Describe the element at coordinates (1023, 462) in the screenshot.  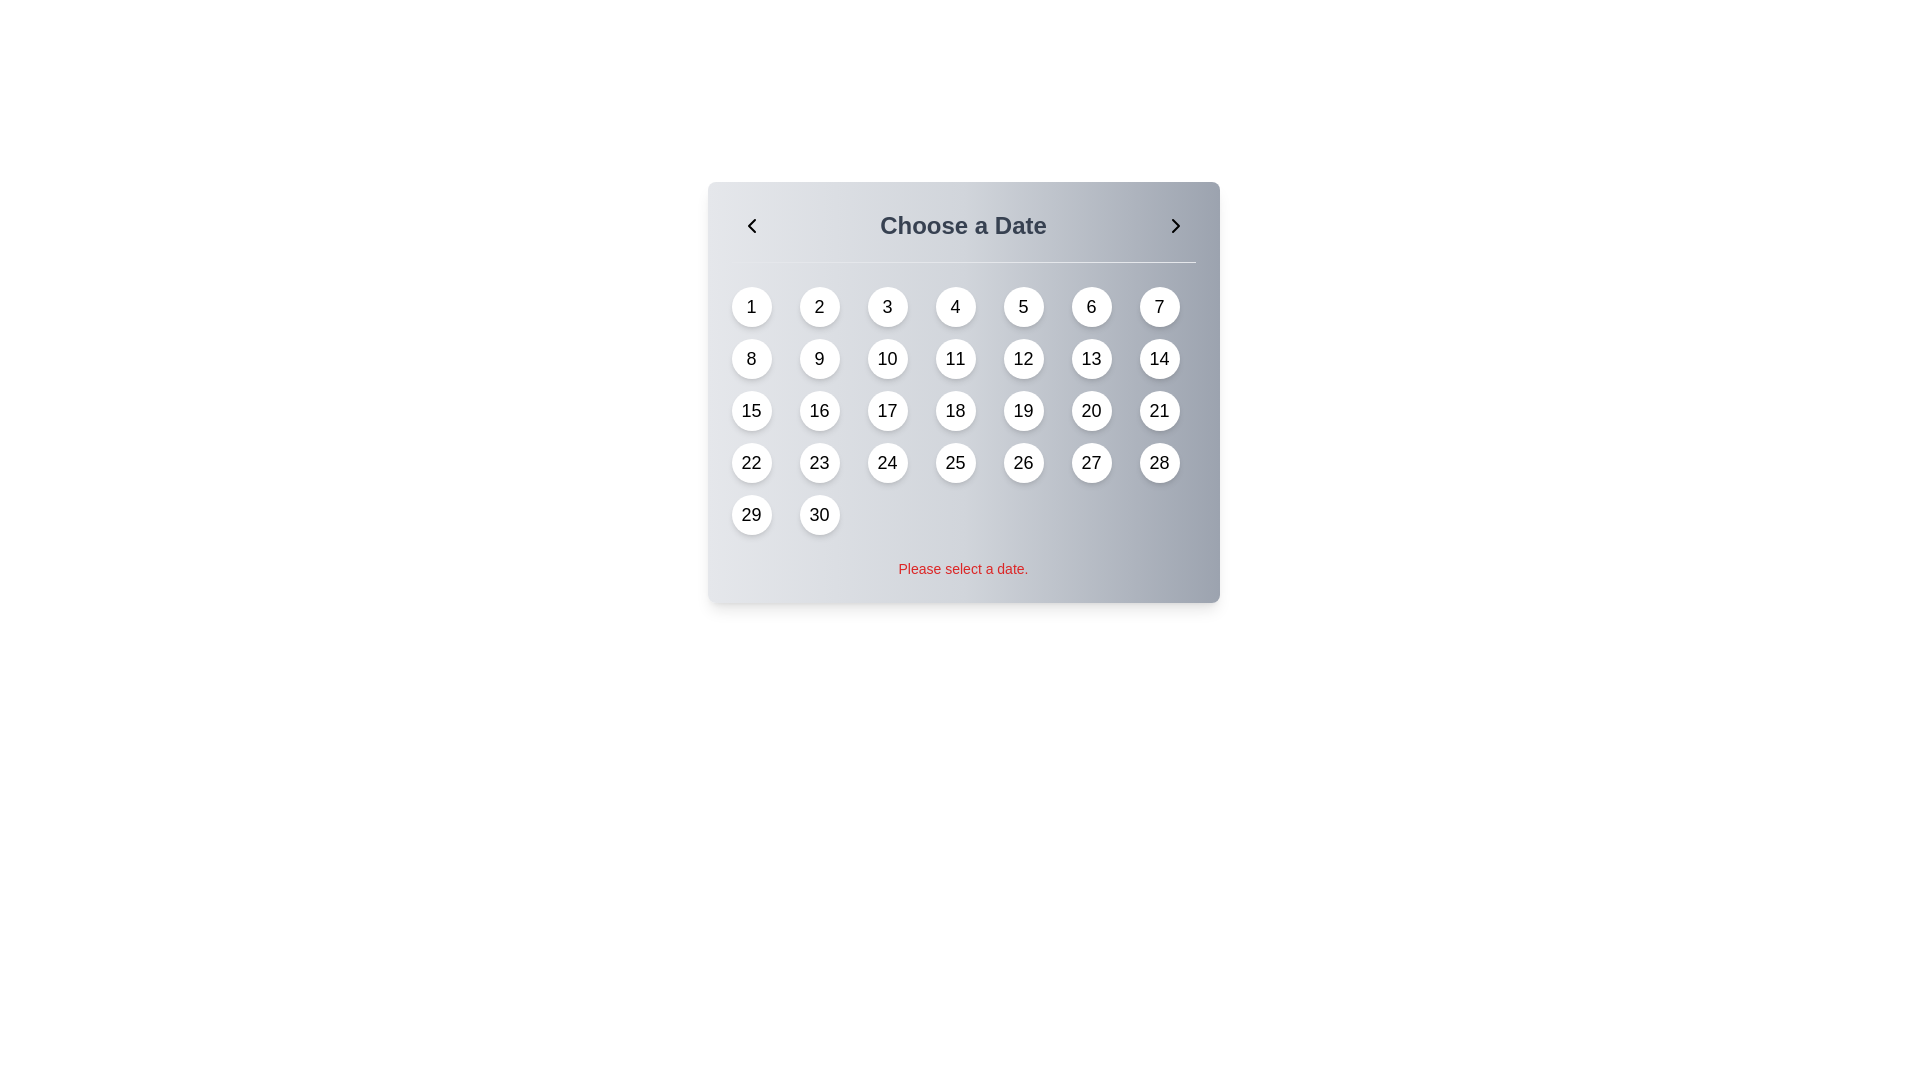
I see `the button located in the fourth row and fifth column of the calendar grid` at that location.